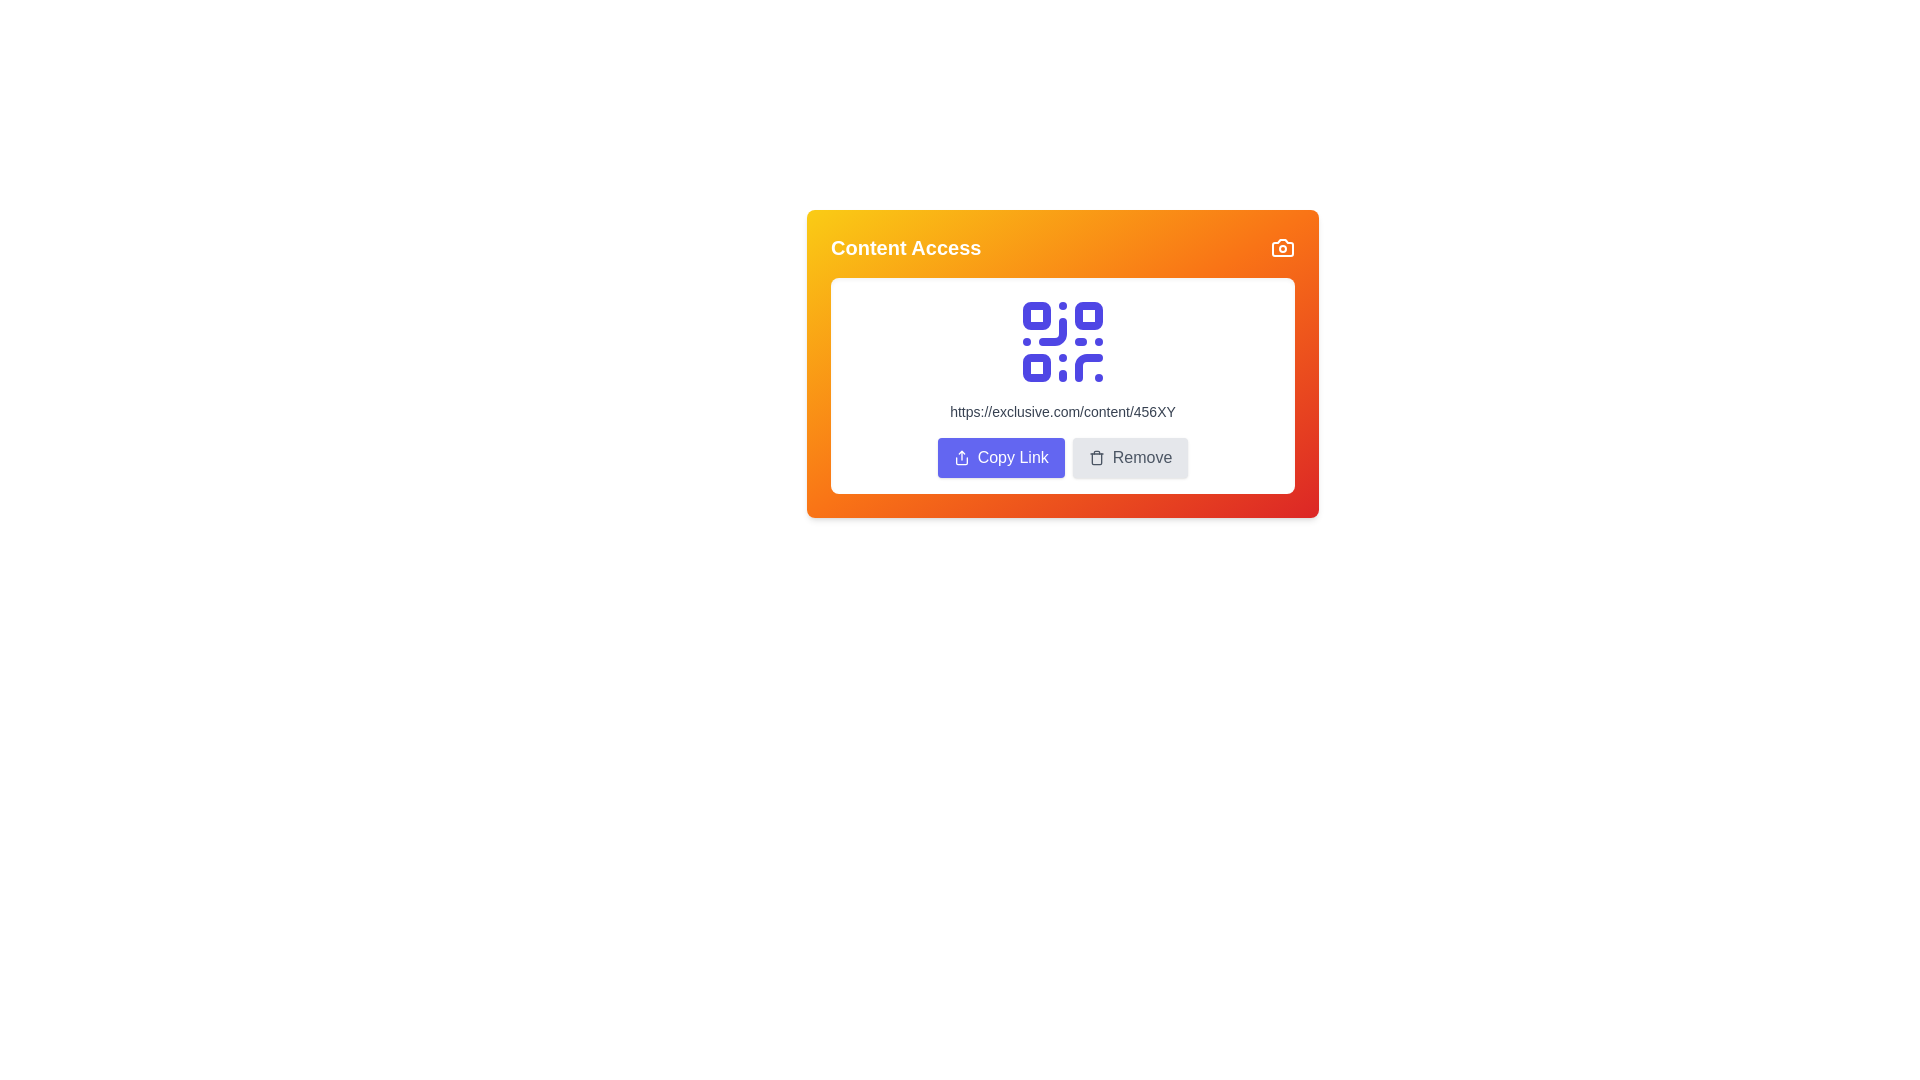 The image size is (1920, 1080). I want to click on the URL text 'https://exclusive.com/content/456XY' which is styled in gray font and located below the QR code within a card that has a gradient orange border, for copying, so click(1061, 411).